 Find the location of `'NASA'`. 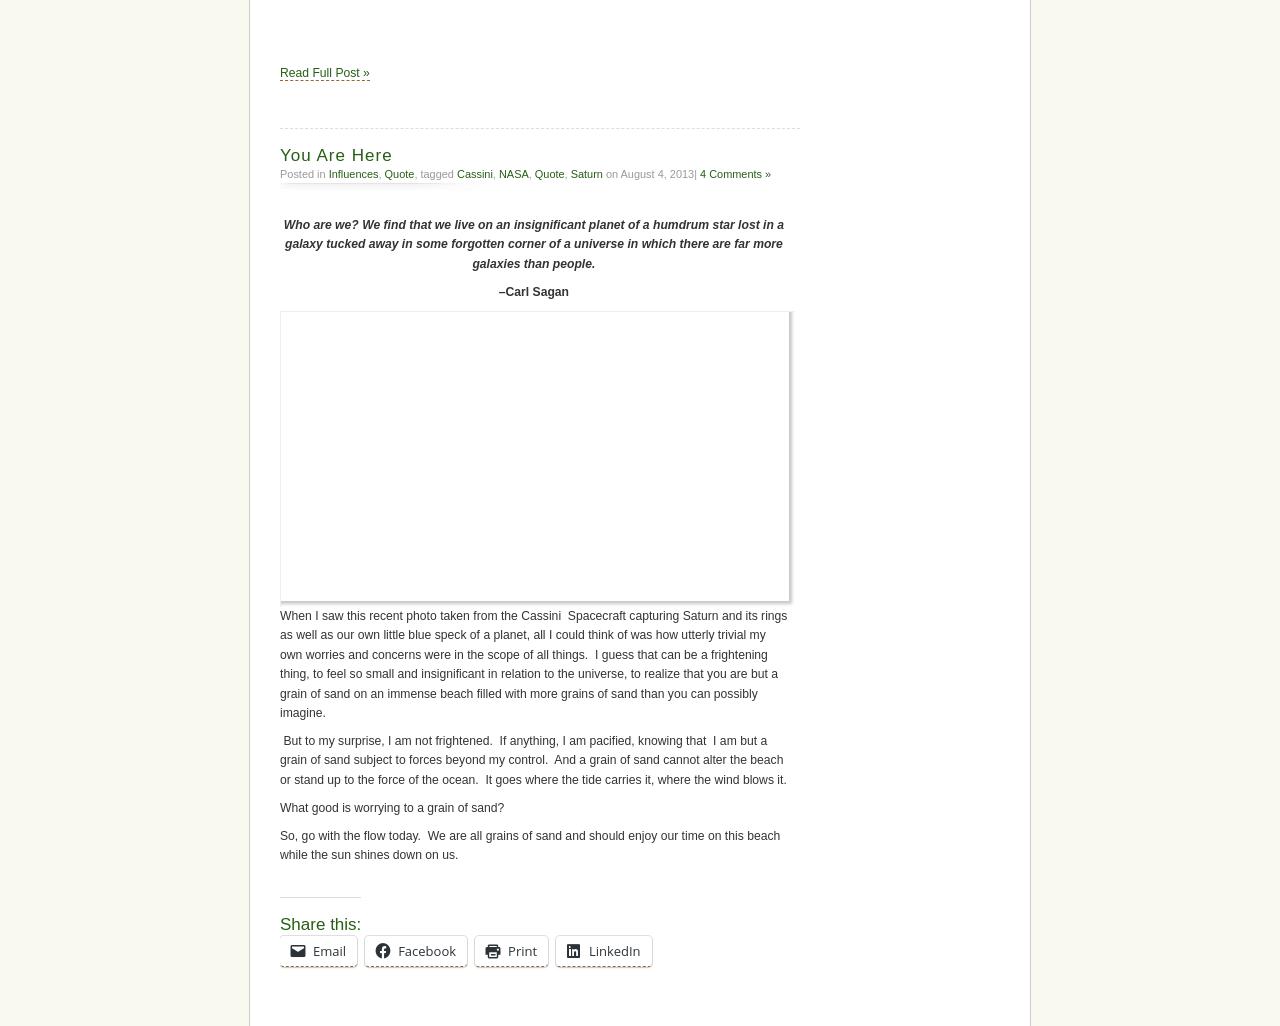

'NASA' is located at coordinates (513, 171).